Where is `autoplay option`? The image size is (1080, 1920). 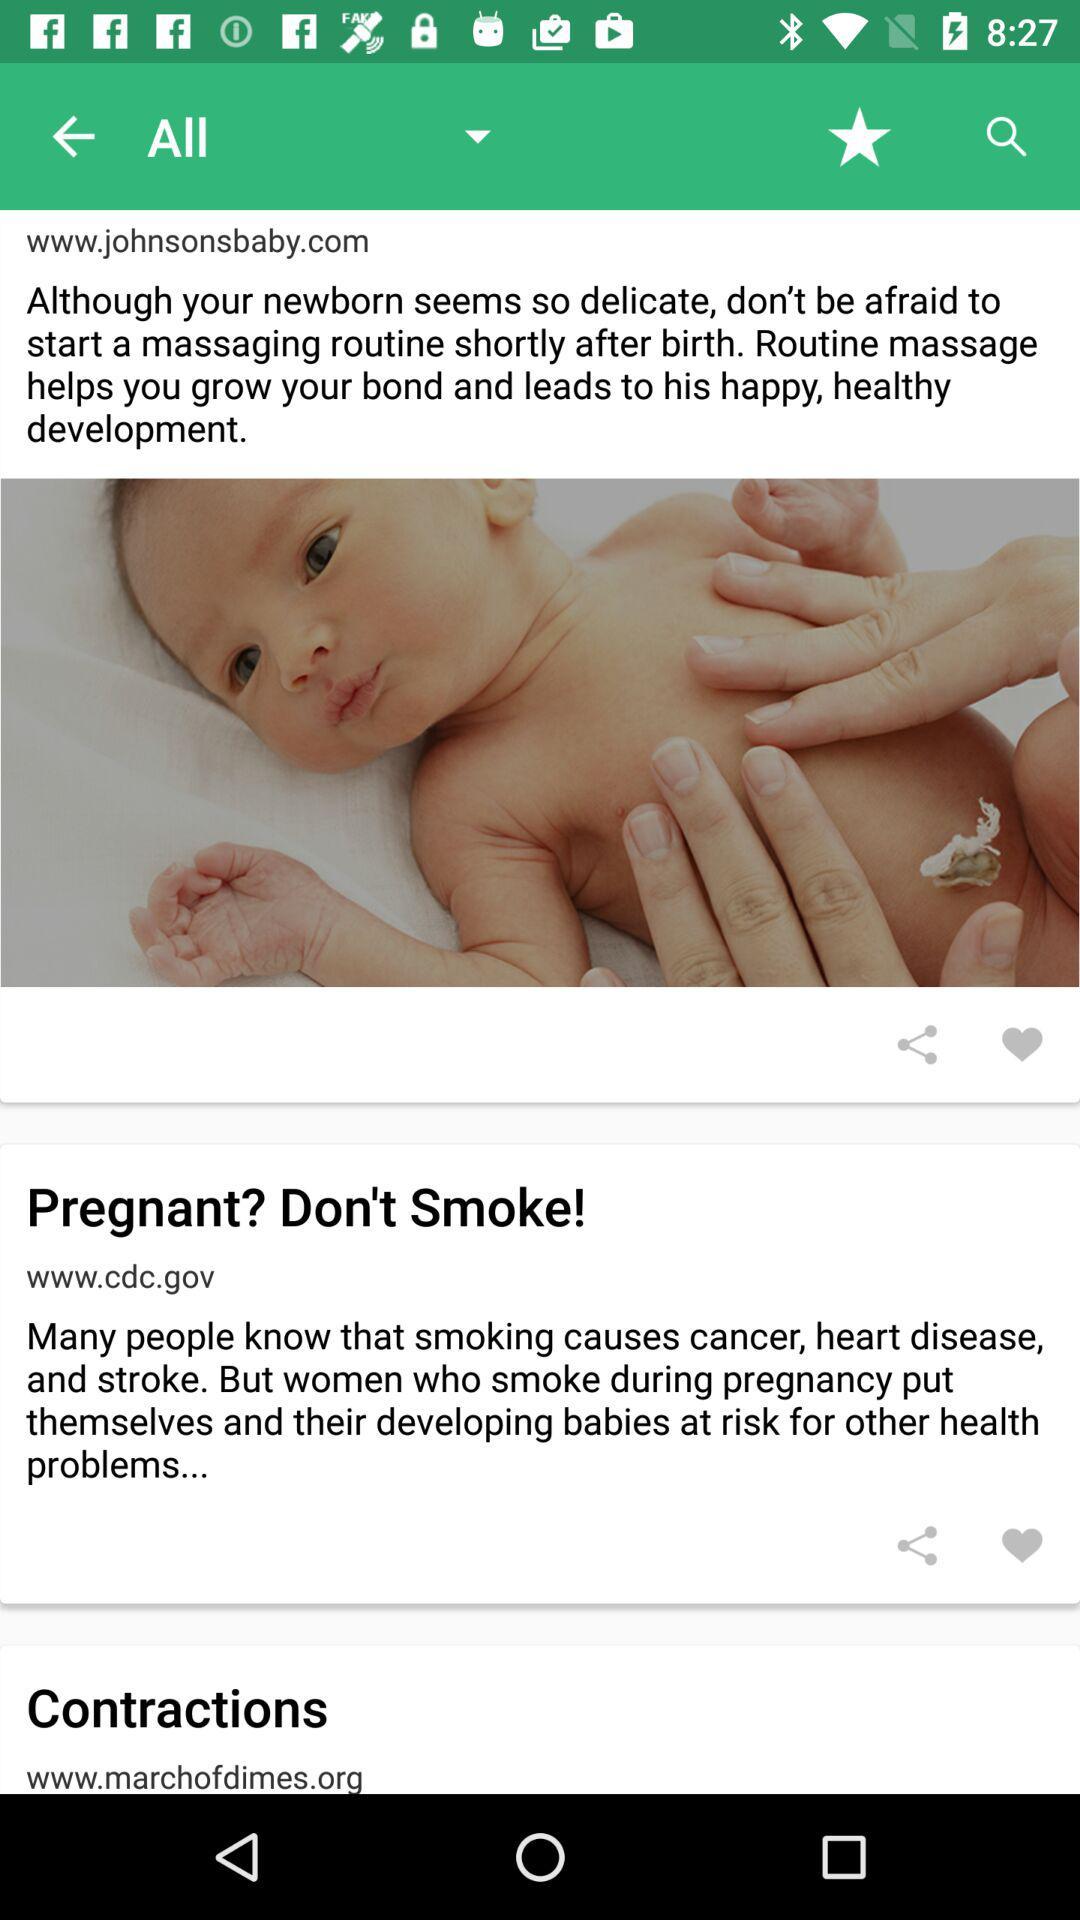
autoplay option is located at coordinates (1006, 135).